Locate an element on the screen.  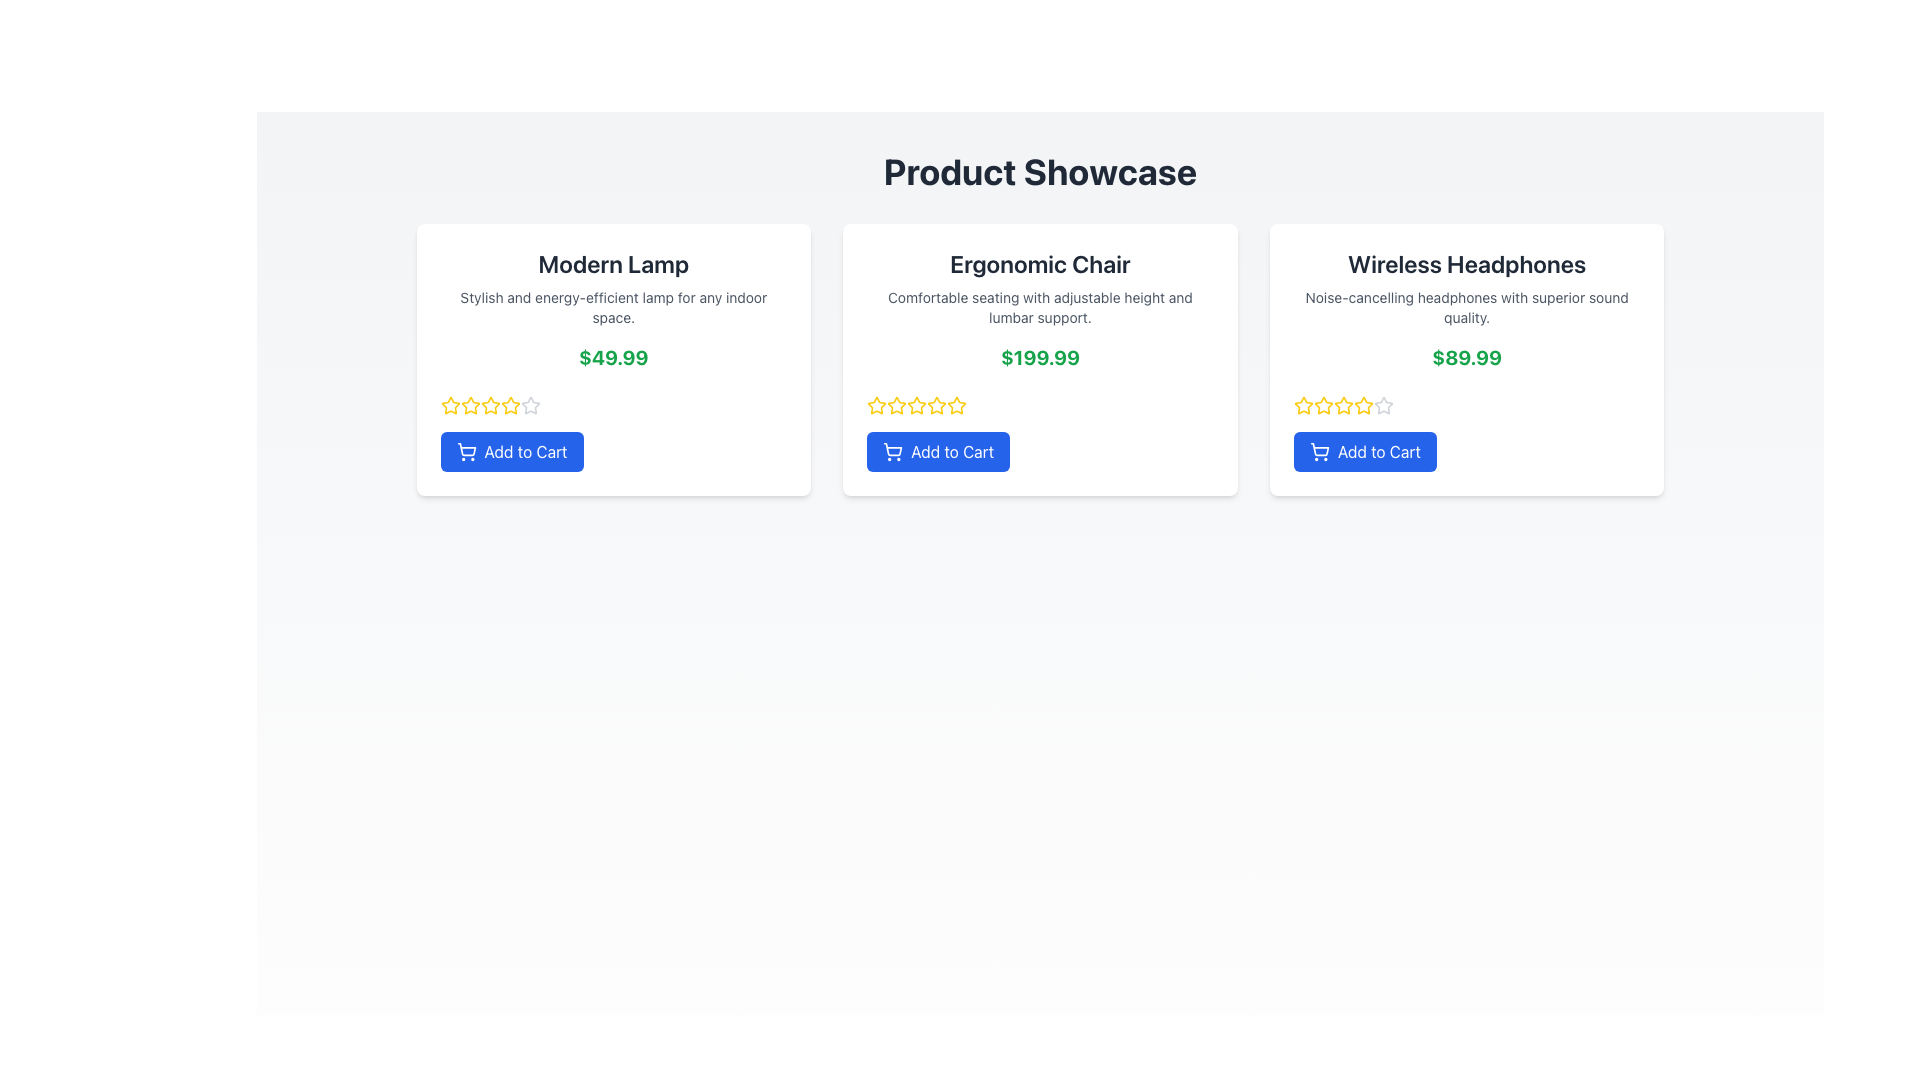
the text block styled in light gray that reads 'Comfortable seating with adjustable height and lumbar support.' located below the 'Ergonomic Chair' heading is located at coordinates (1040, 308).